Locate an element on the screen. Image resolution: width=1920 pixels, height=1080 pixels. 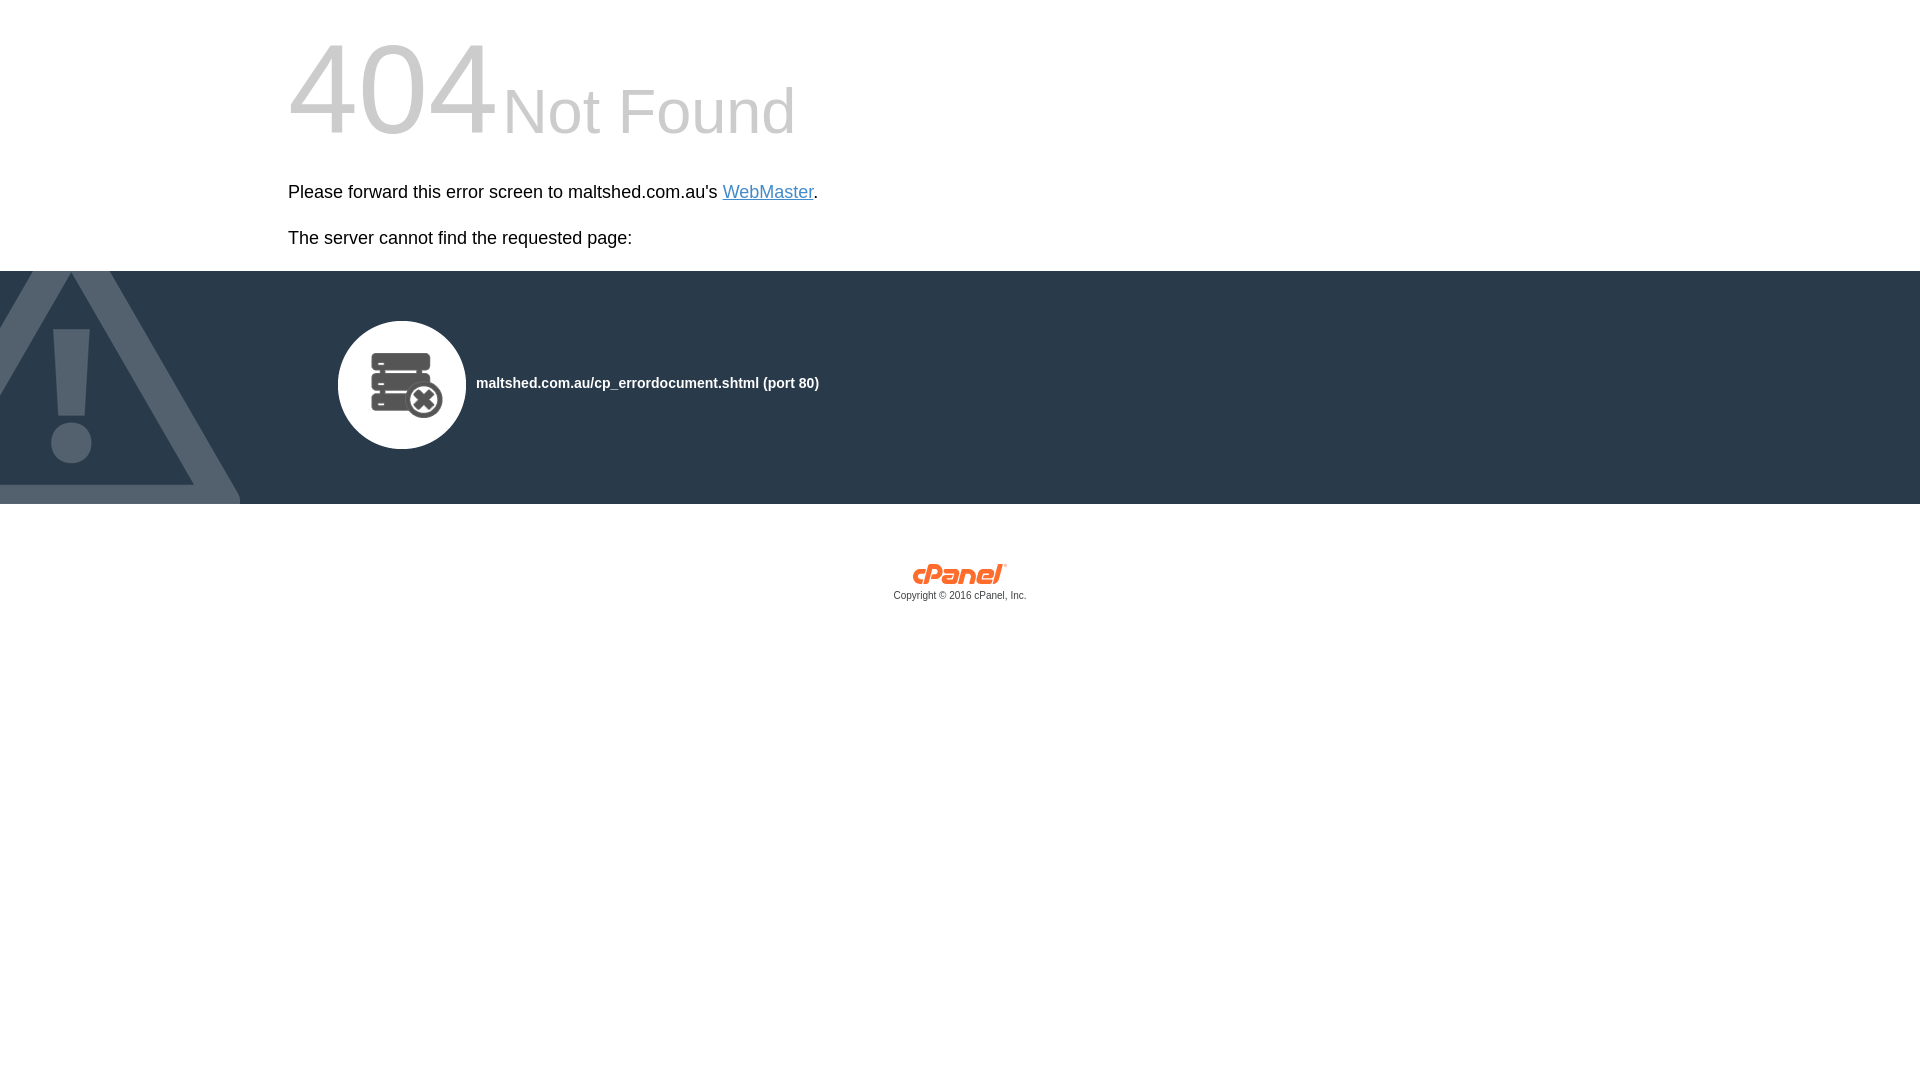
'WebMaster' is located at coordinates (767, 192).